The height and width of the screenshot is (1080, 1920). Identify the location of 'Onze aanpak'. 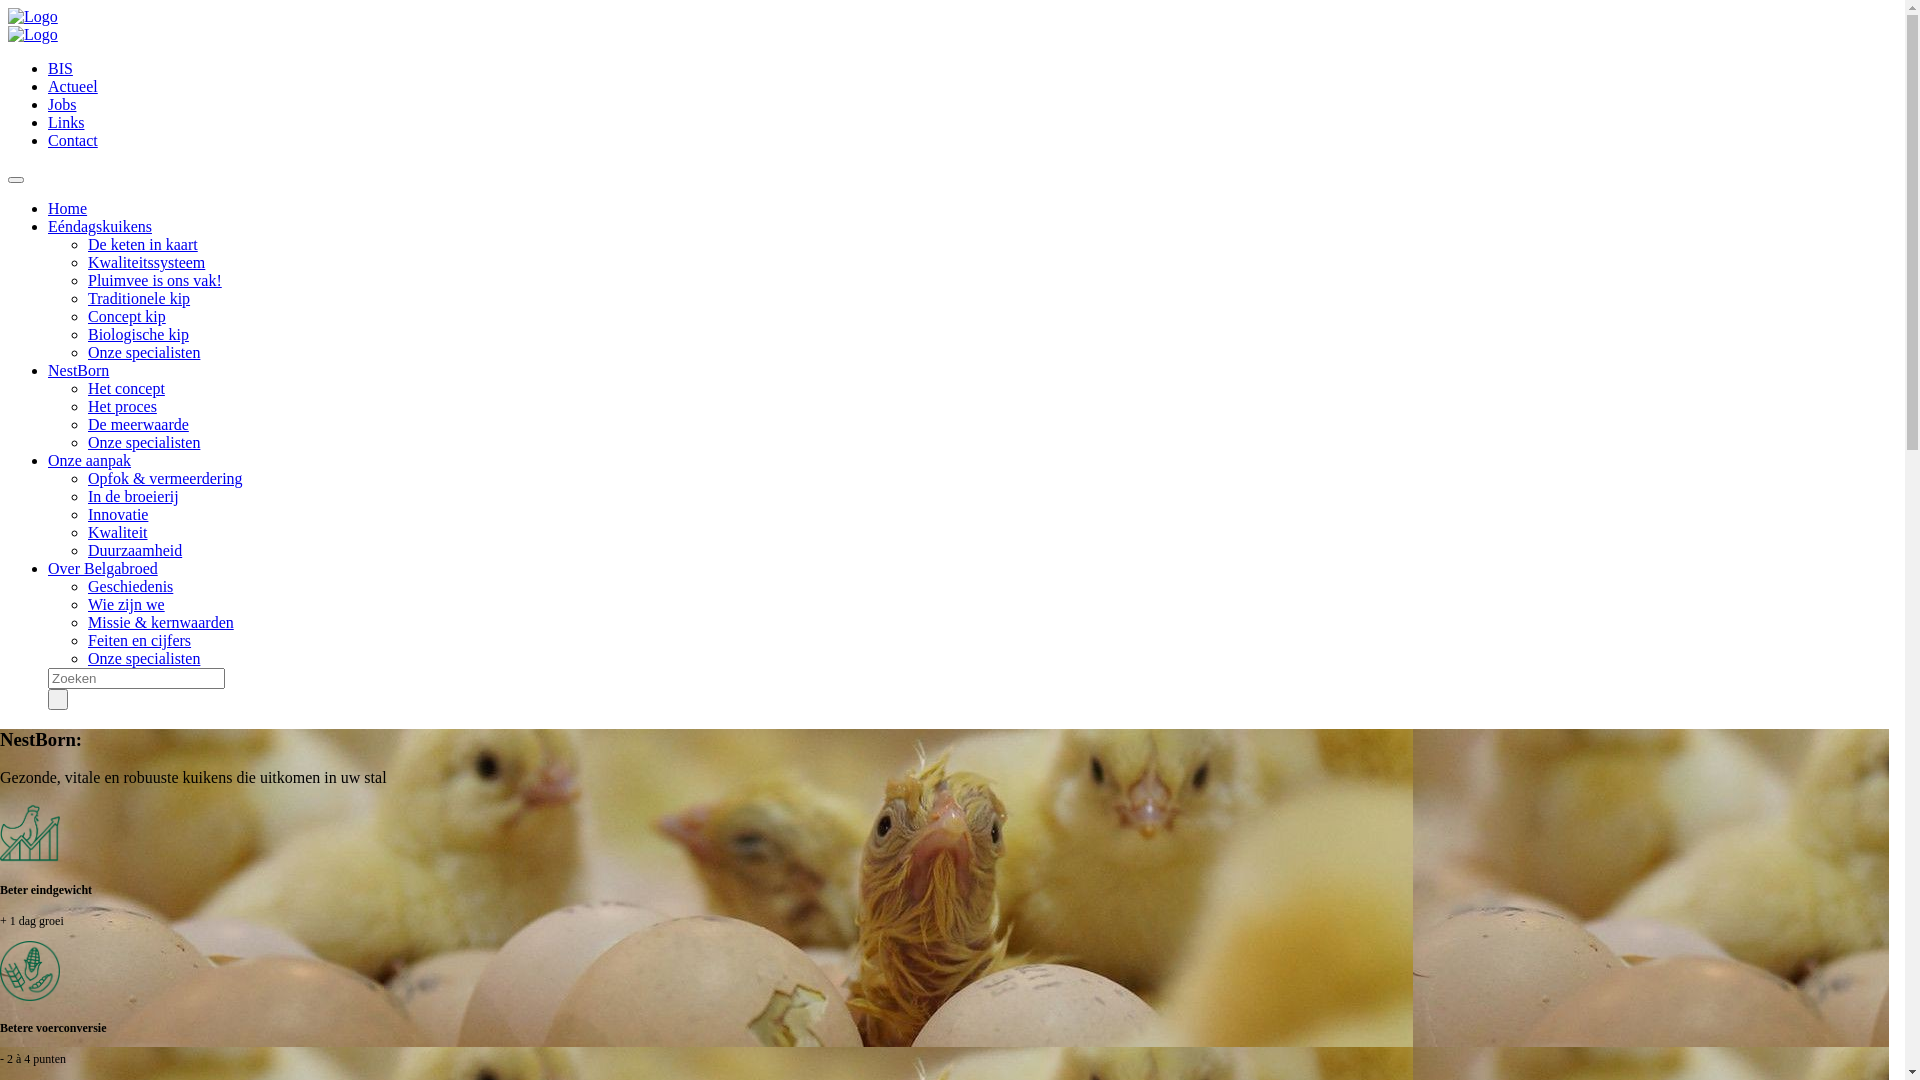
(88, 460).